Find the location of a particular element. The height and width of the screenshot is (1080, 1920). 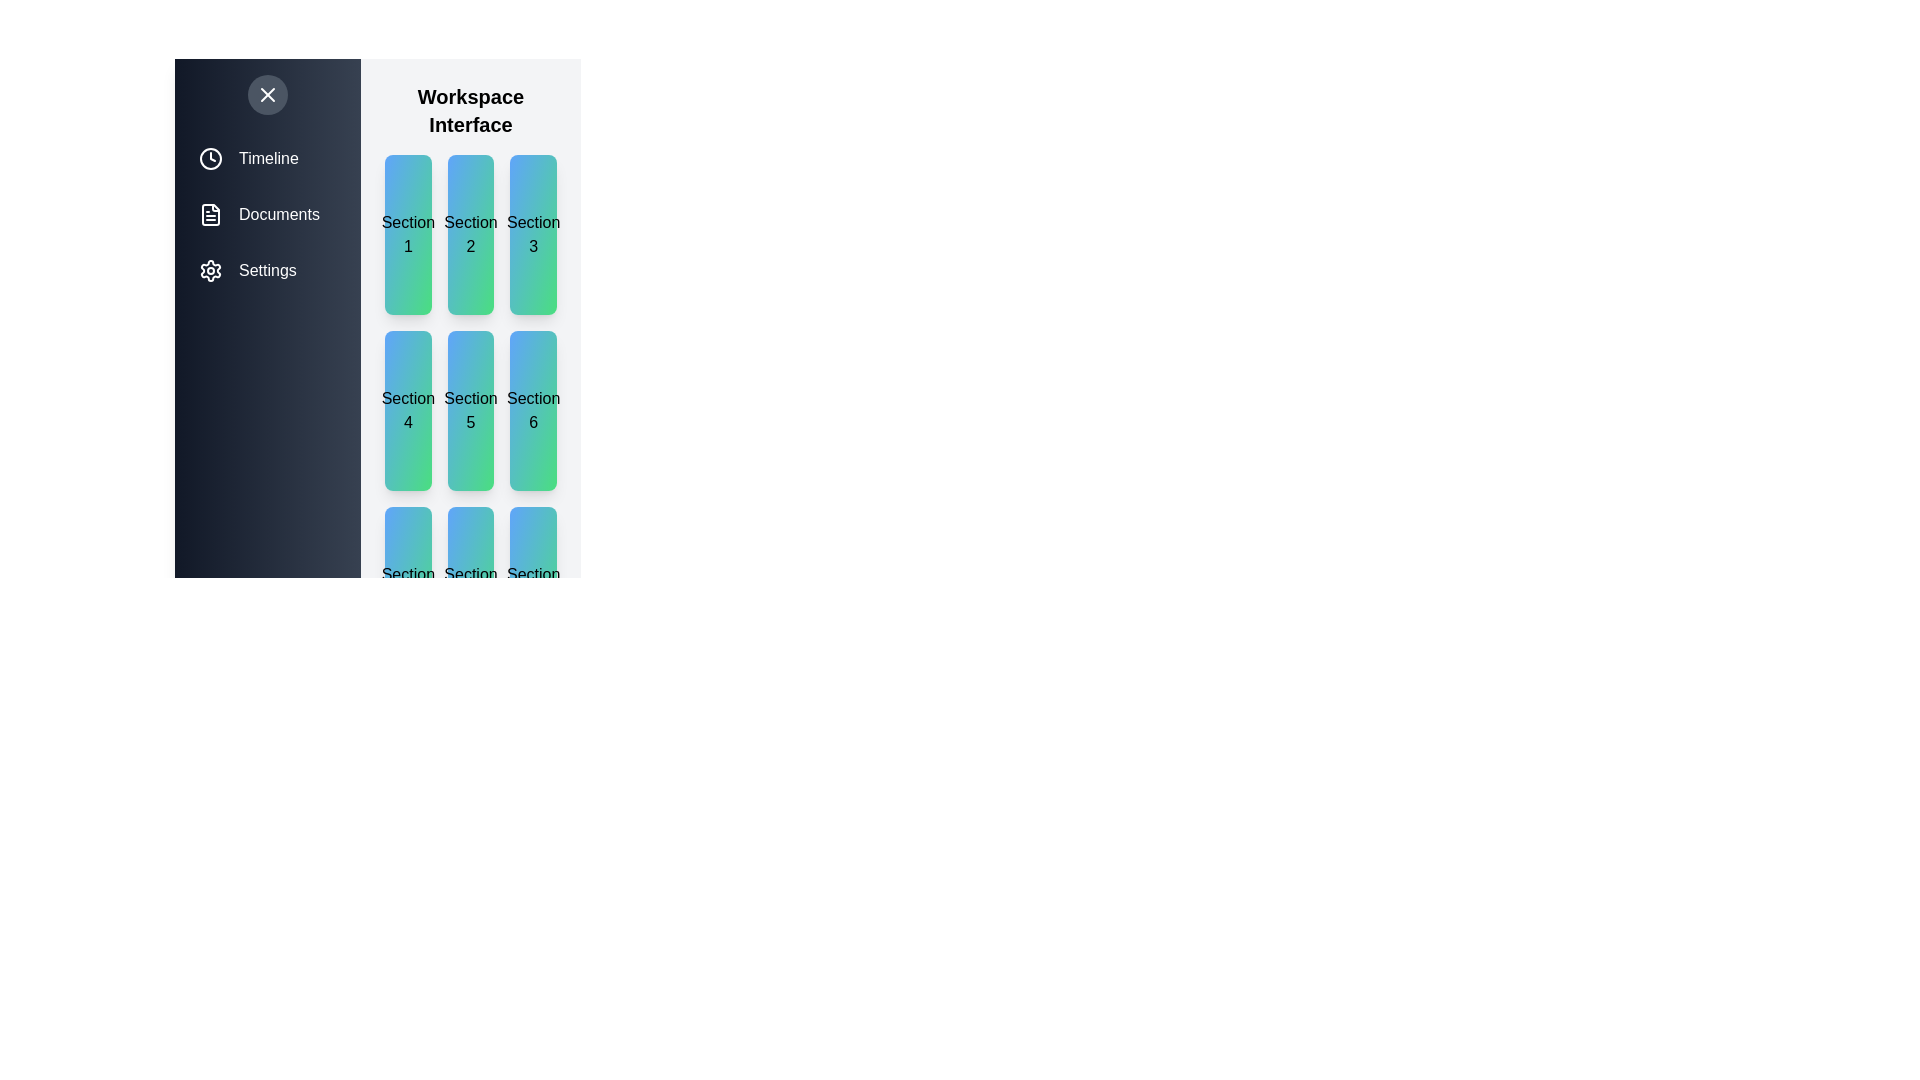

the toggle button to open or close the drawer is located at coordinates (267, 95).